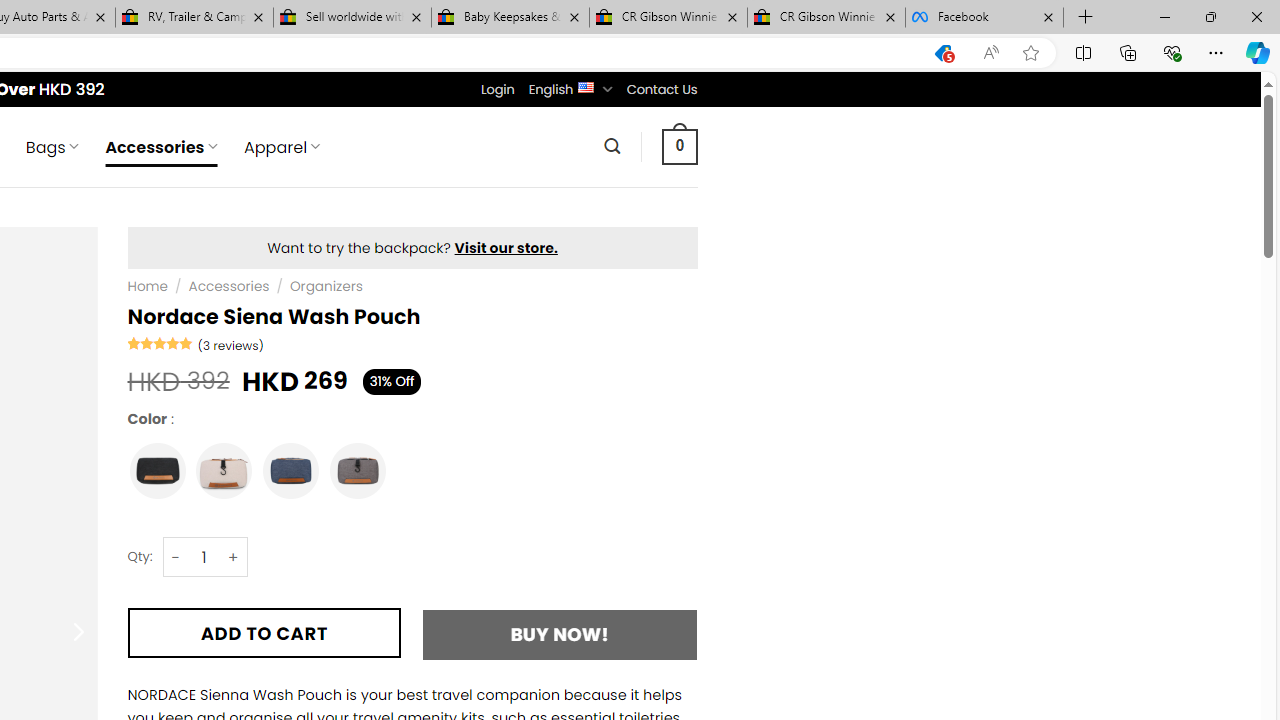  Describe the element at coordinates (194, 17) in the screenshot. I see `'RV, Trailer & Camper Steps & Ladders for sale | eBay'` at that location.